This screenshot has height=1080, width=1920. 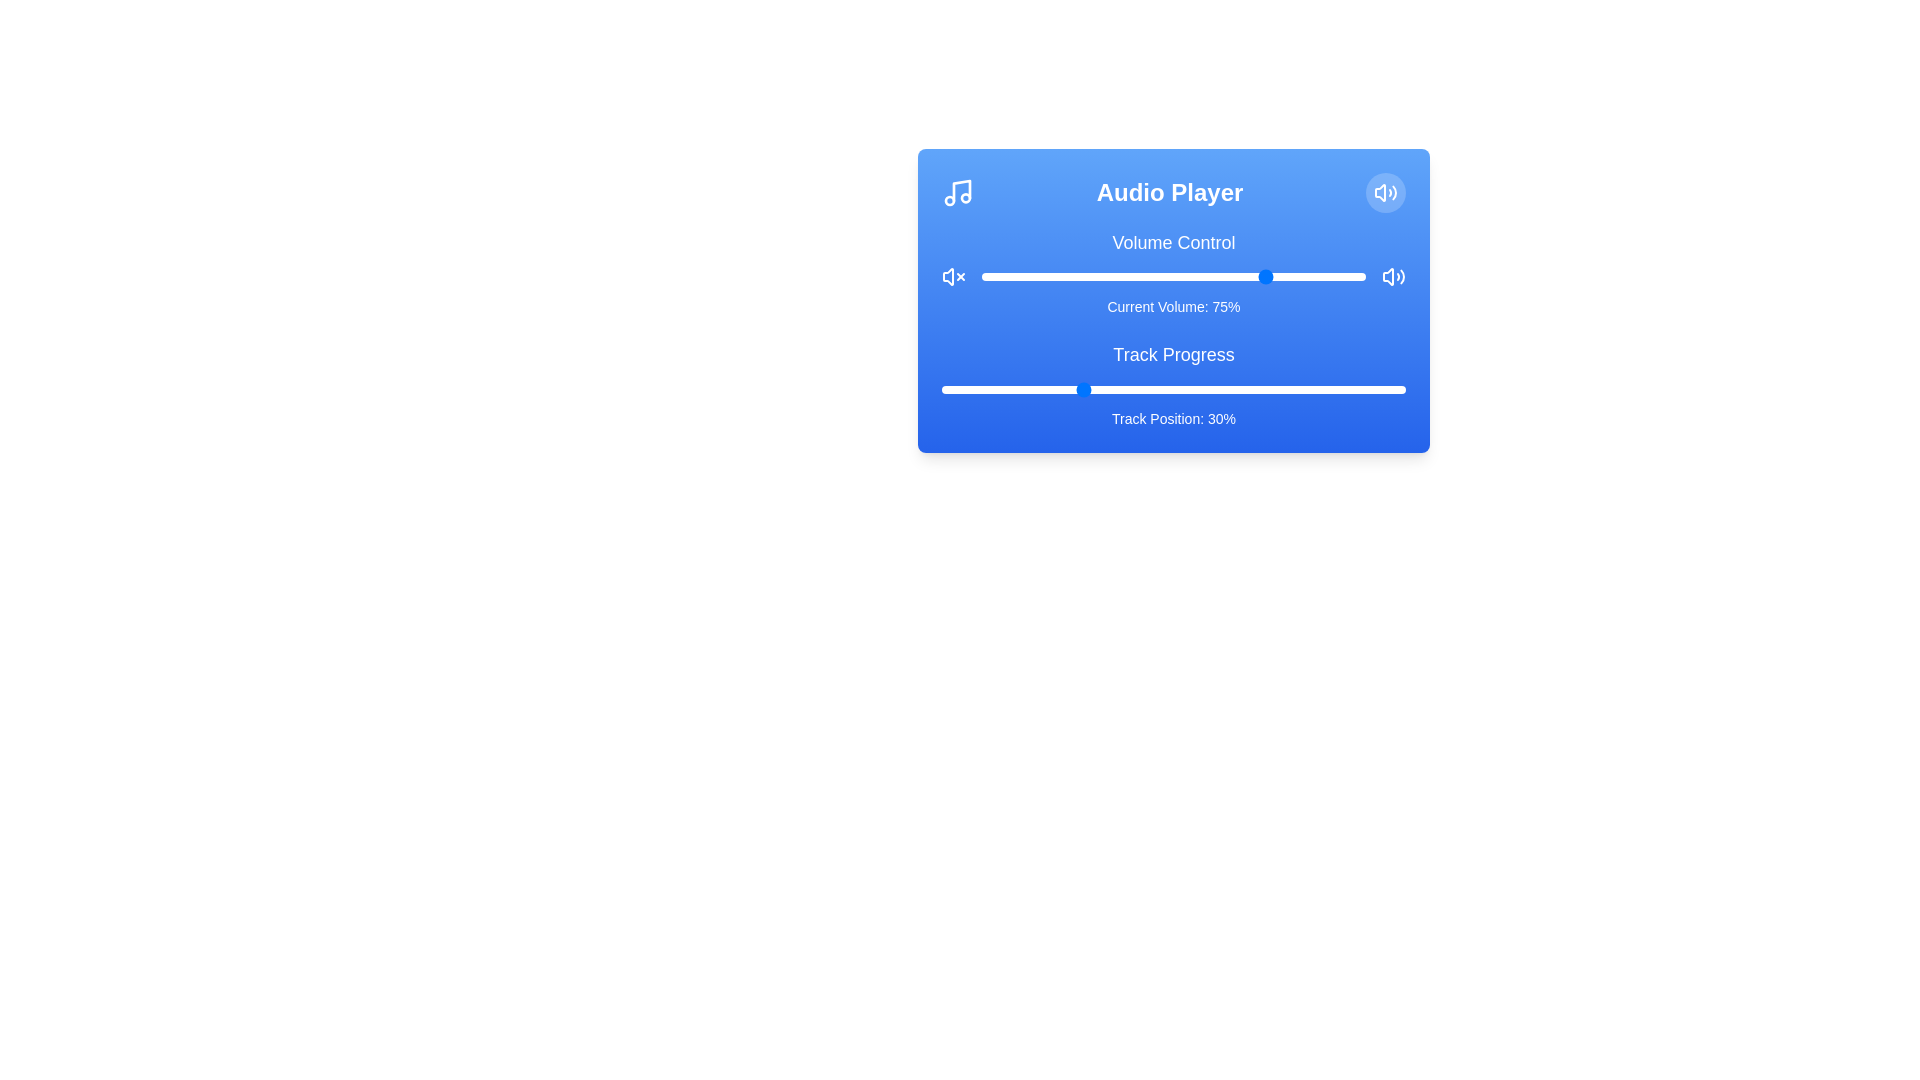 I want to click on the 'Audio Player' text label, which is styled in bold and large font at the top center of a light blue rectangle in the audio player interface, so click(x=1170, y=192).